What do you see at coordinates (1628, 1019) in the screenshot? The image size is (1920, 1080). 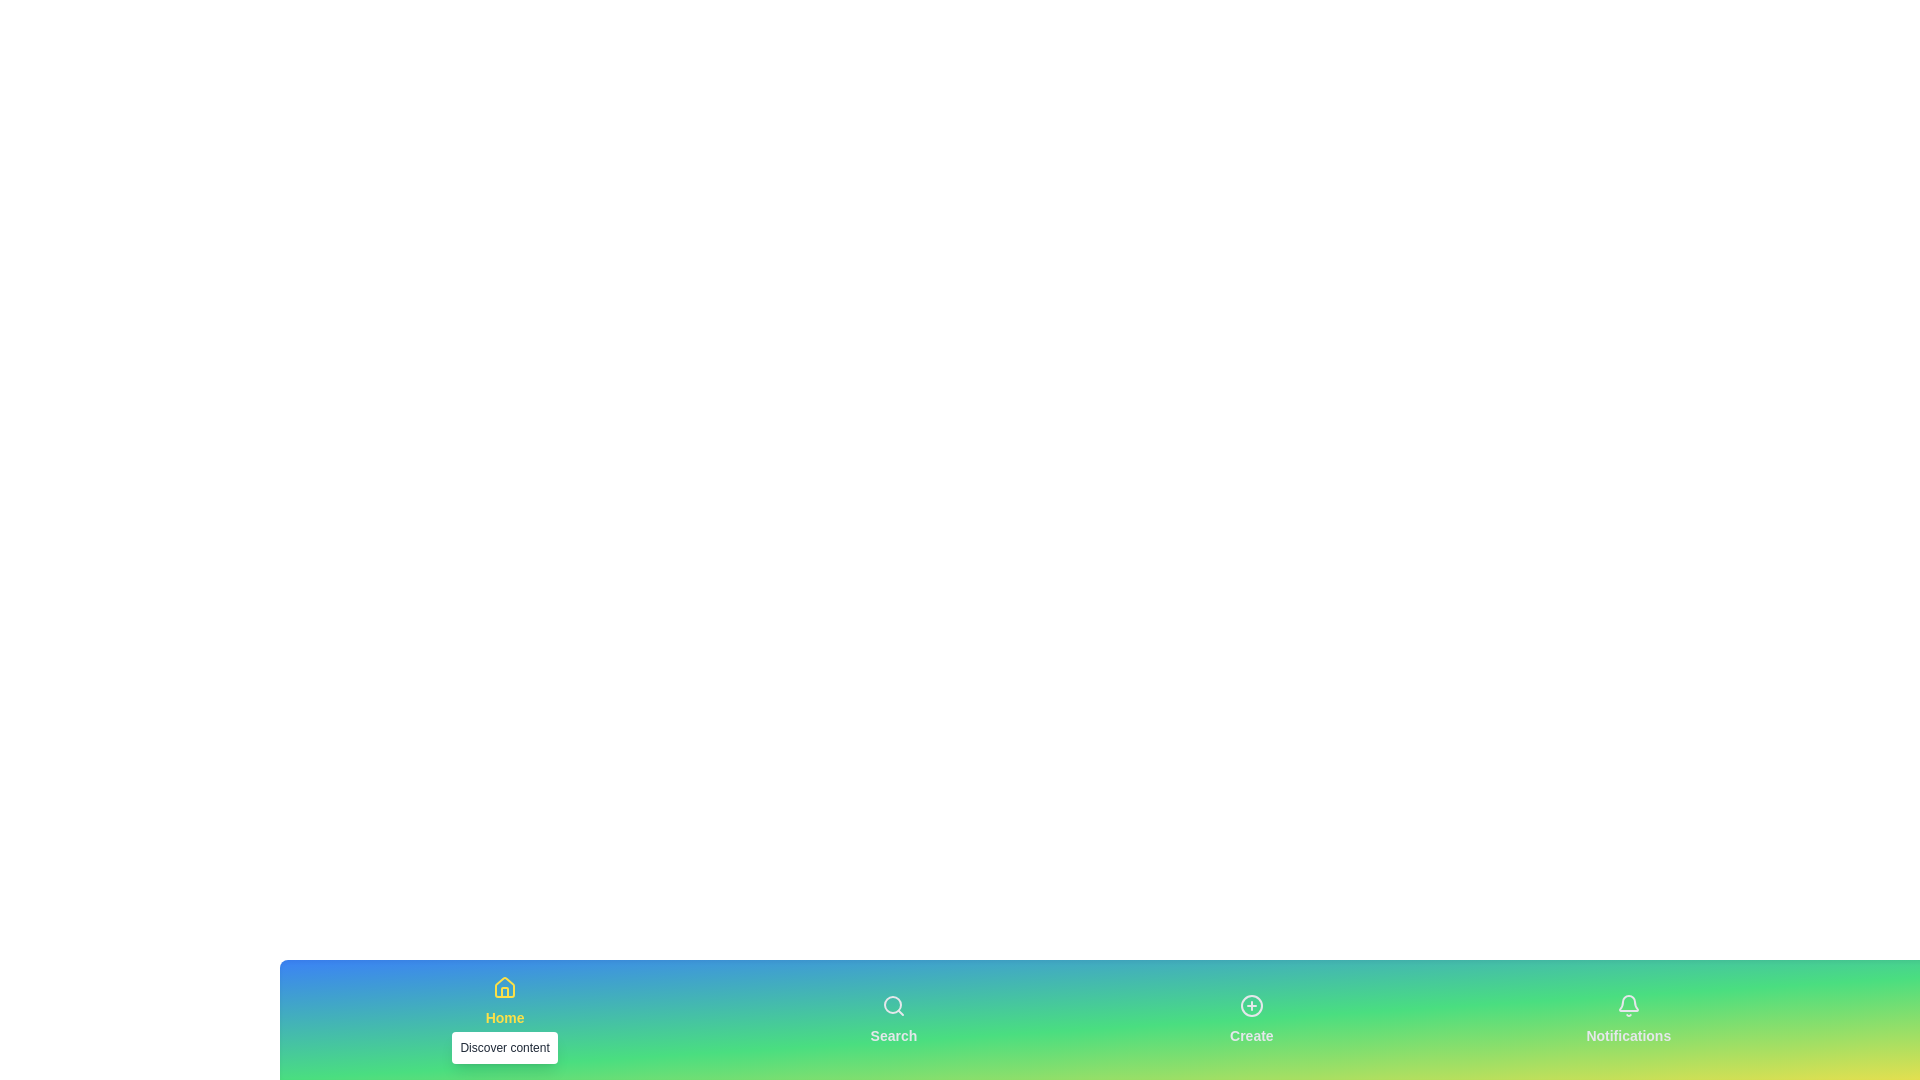 I see `the tab icon labeled 'Notifications' to observe the hover effect` at bounding box center [1628, 1019].